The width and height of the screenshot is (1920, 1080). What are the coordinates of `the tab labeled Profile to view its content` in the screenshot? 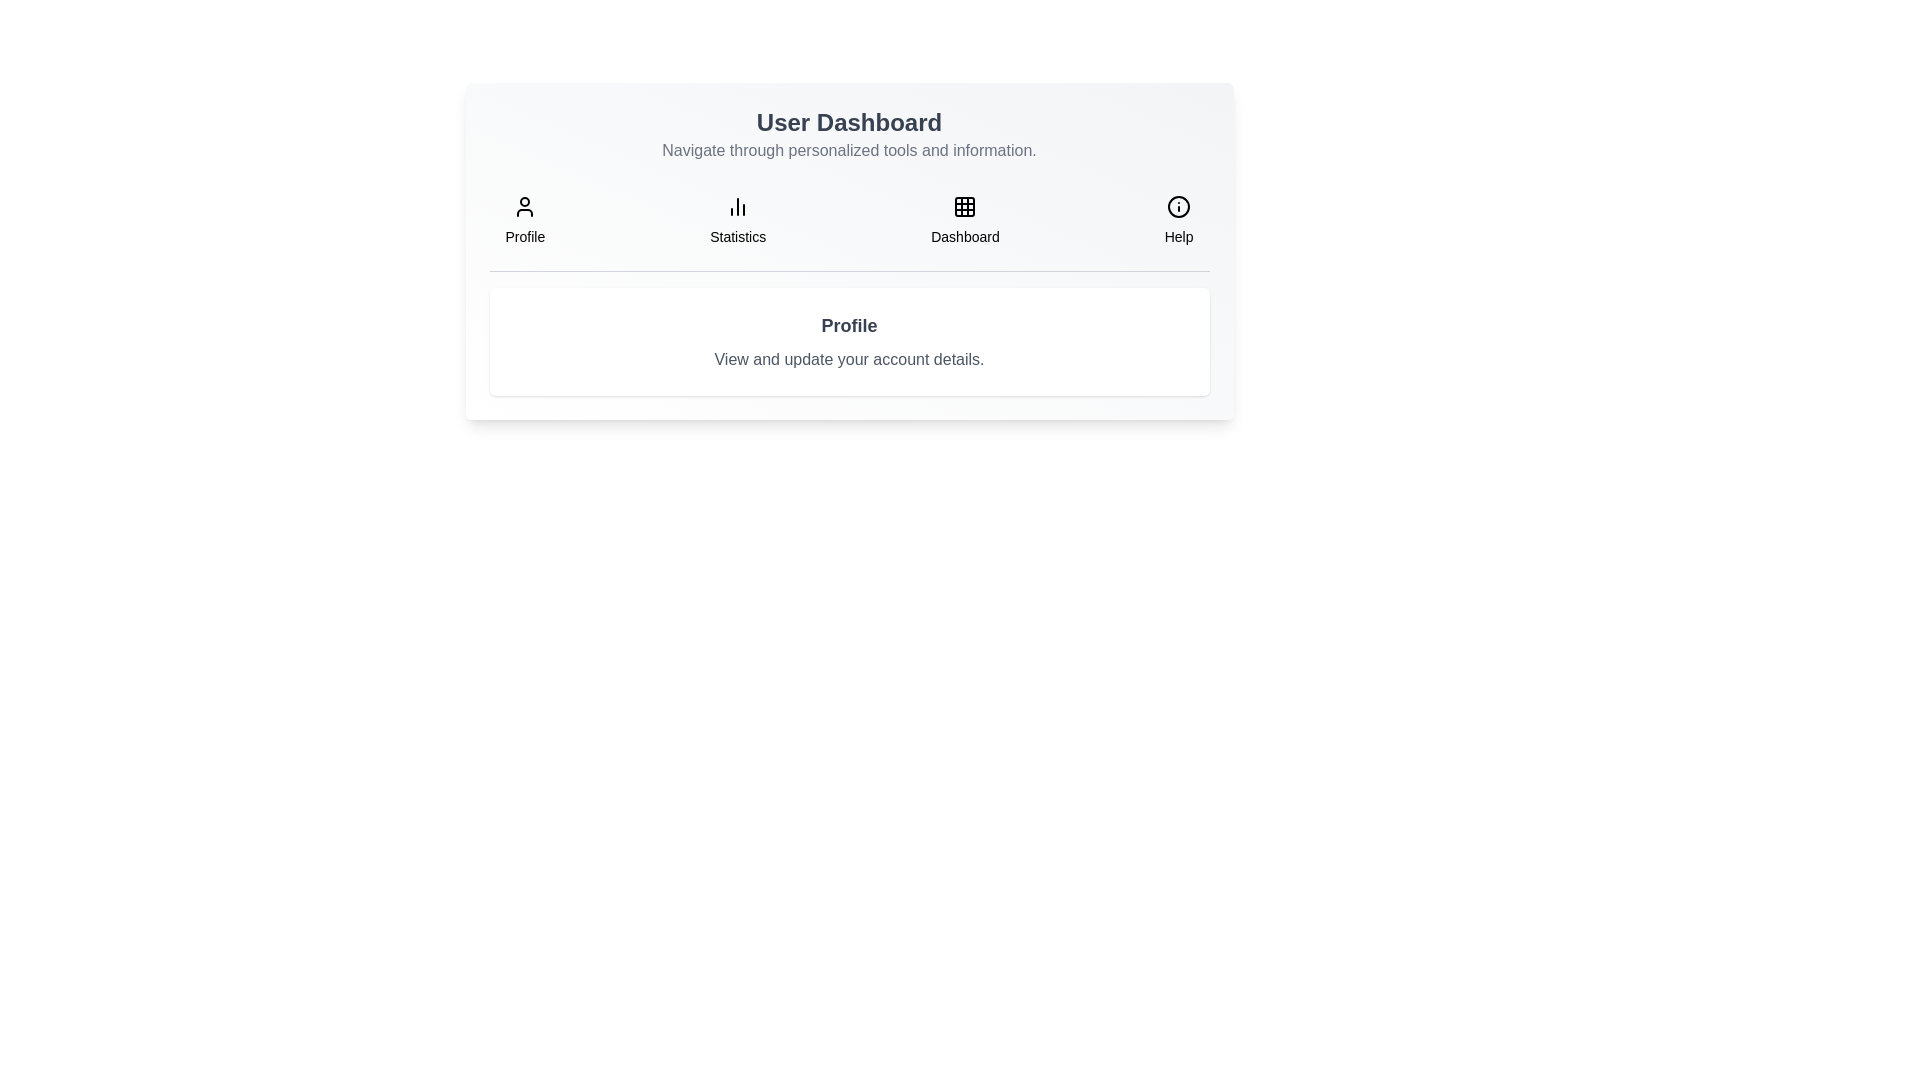 It's located at (524, 220).